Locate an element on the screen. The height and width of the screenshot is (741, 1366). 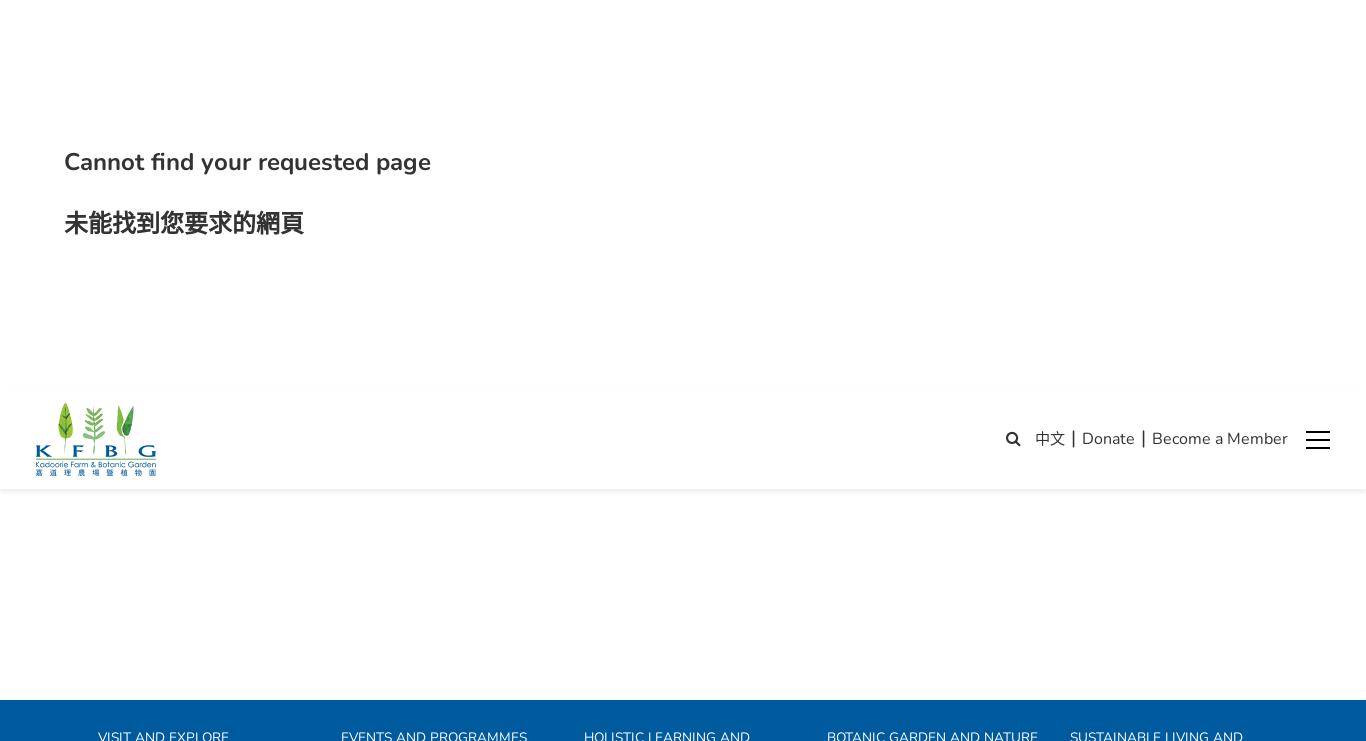
'Be the change' is located at coordinates (1109, 469).